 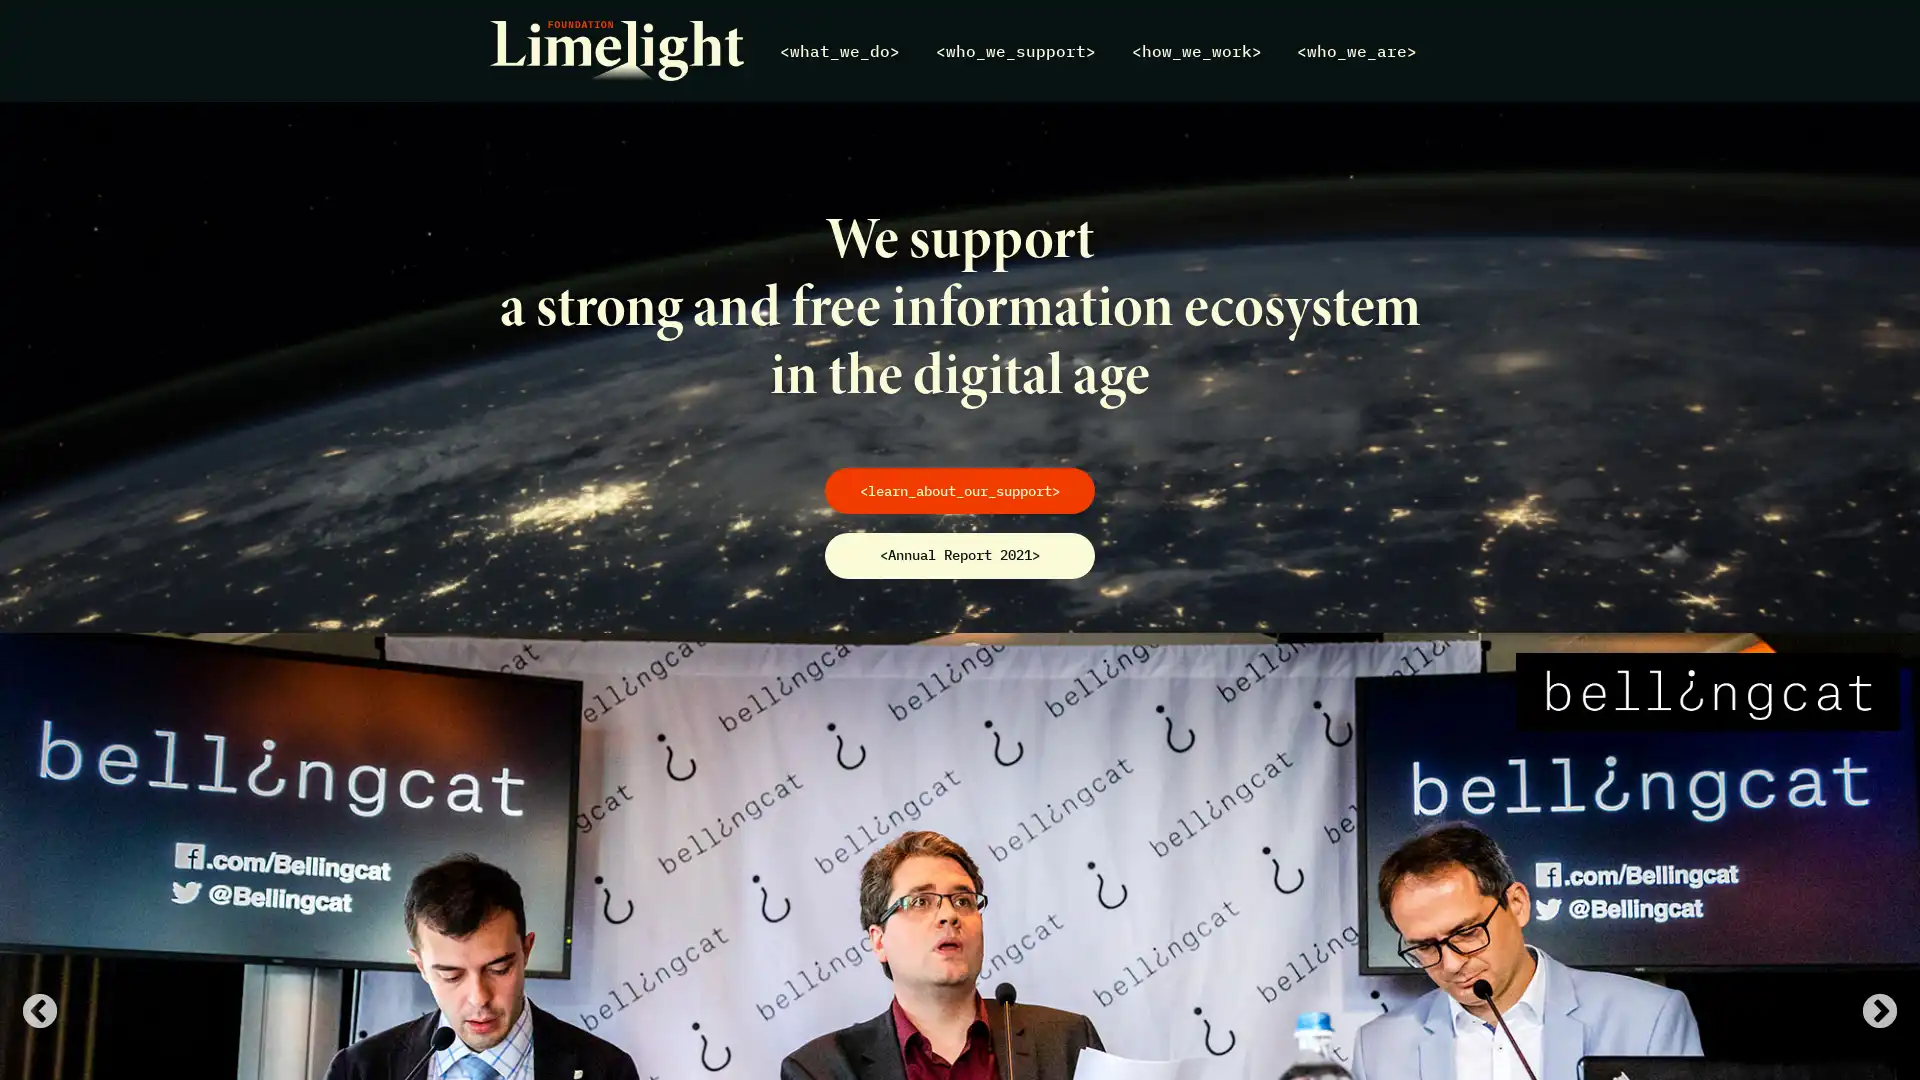 What do you see at coordinates (39, 1013) in the screenshot?
I see `Previous` at bounding box center [39, 1013].